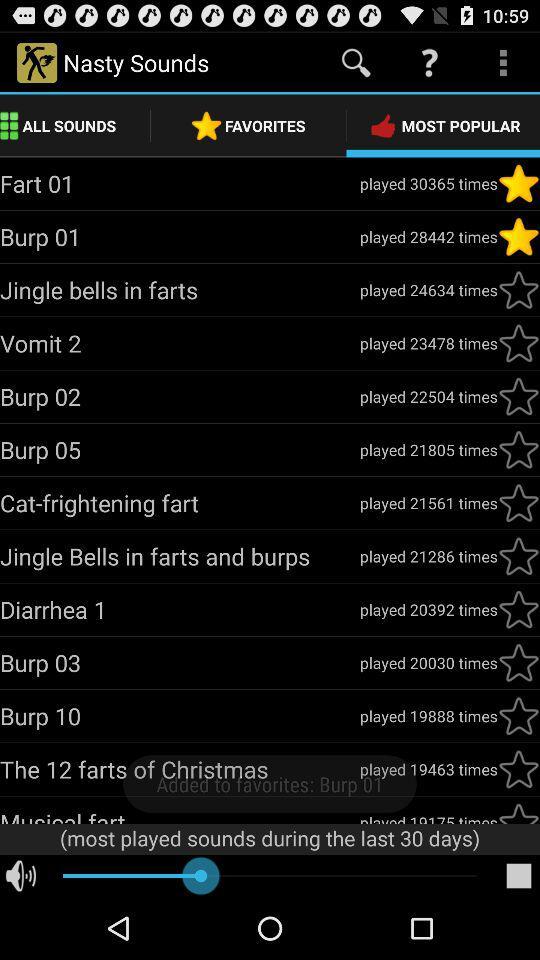 This screenshot has height=960, width=540. I want to click on to favorites, so click(518, 395).